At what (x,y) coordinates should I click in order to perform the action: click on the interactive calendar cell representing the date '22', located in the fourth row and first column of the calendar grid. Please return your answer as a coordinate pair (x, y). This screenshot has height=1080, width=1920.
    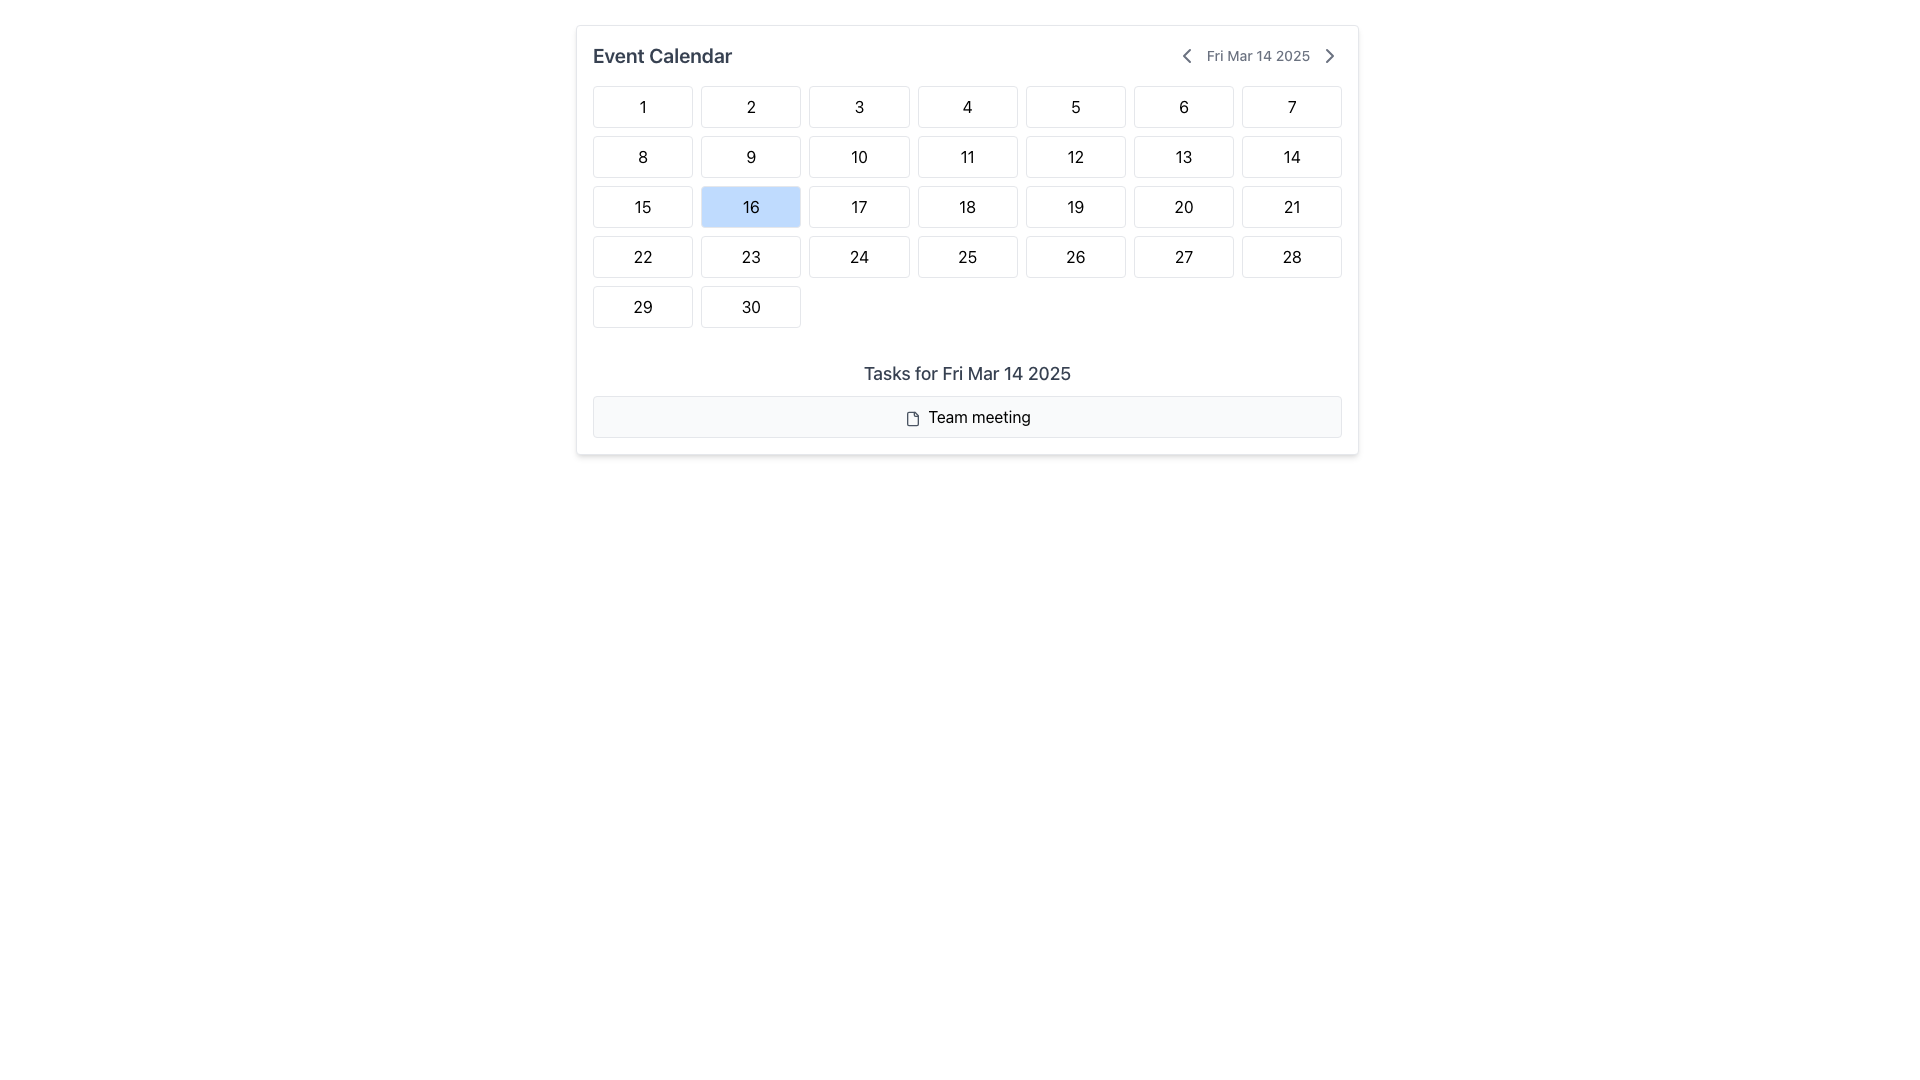
    Looking at the image, I should click on (643, 256).